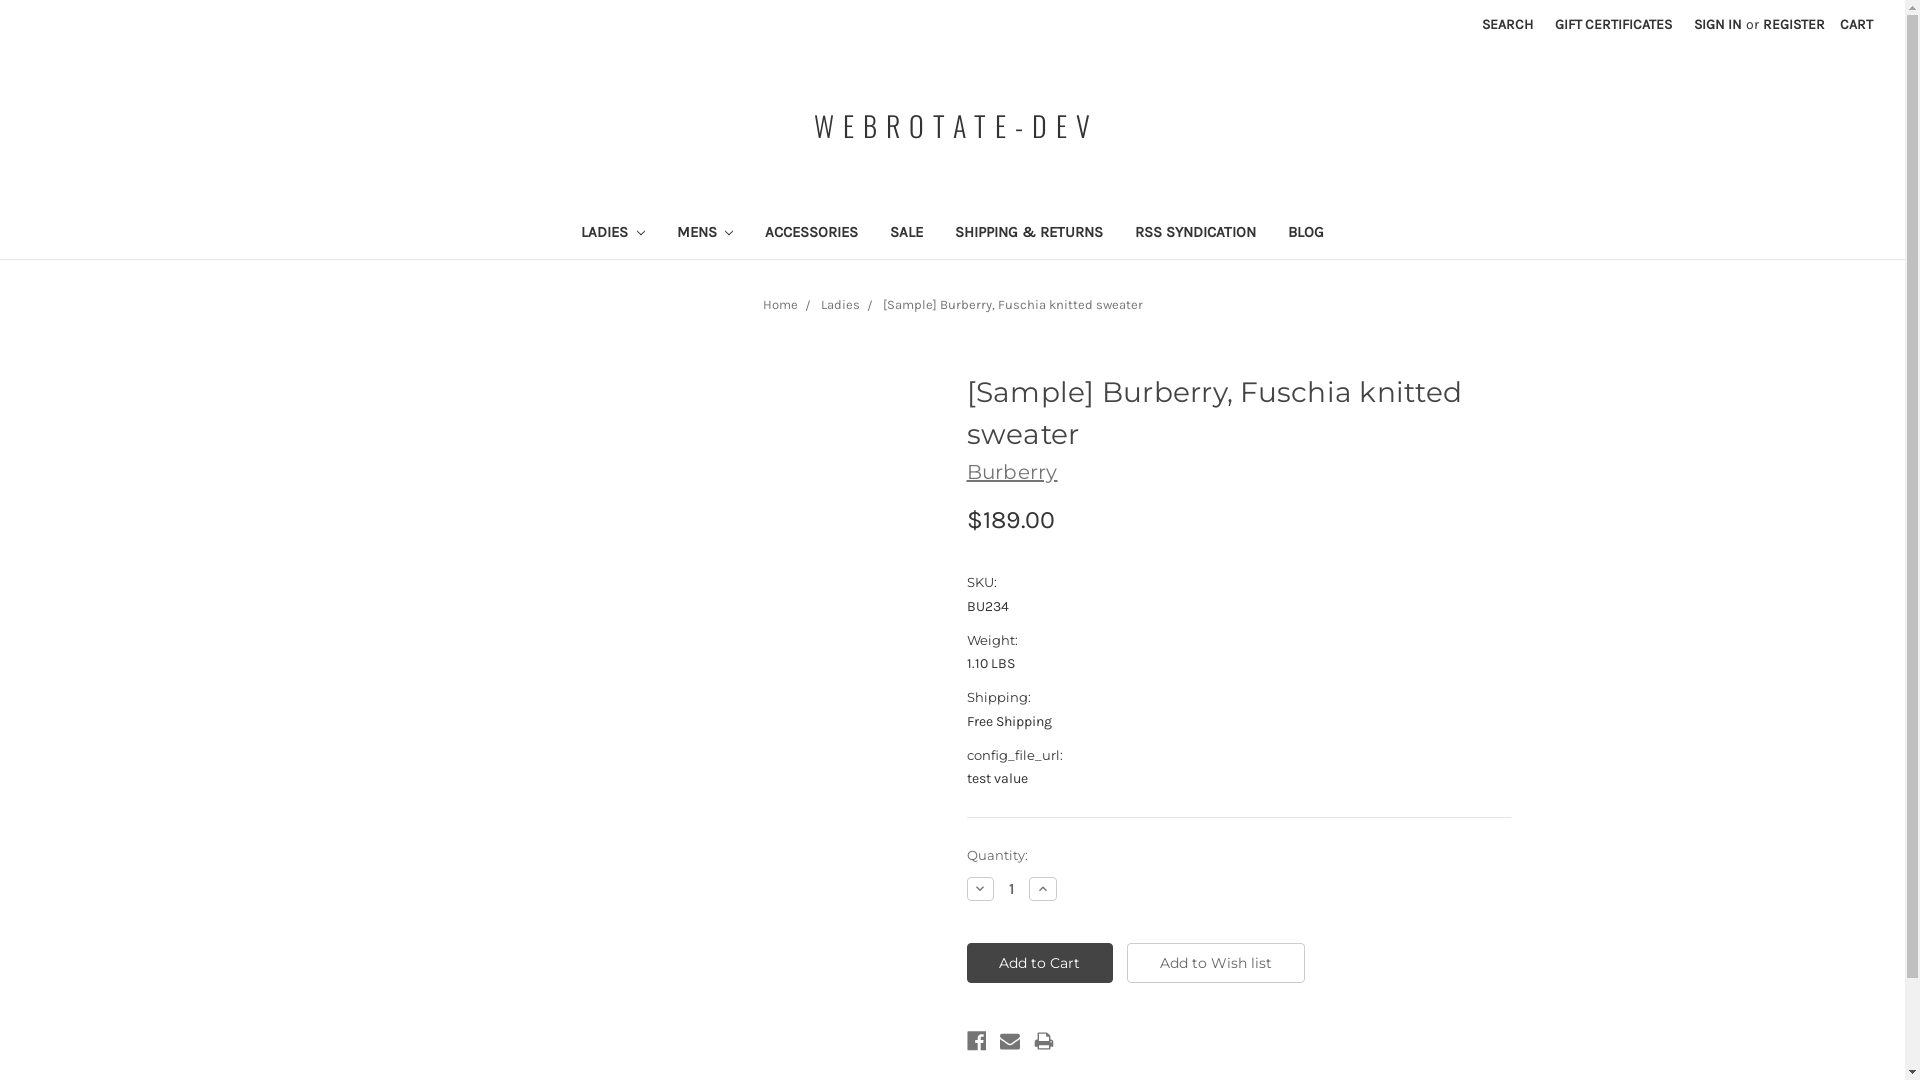 The width and height of the screenshot is (1920, 1080). What do you see at coordinates (564, 233) in the screenshot?
I see `'LADIES'` at bounding box center [564, 233].